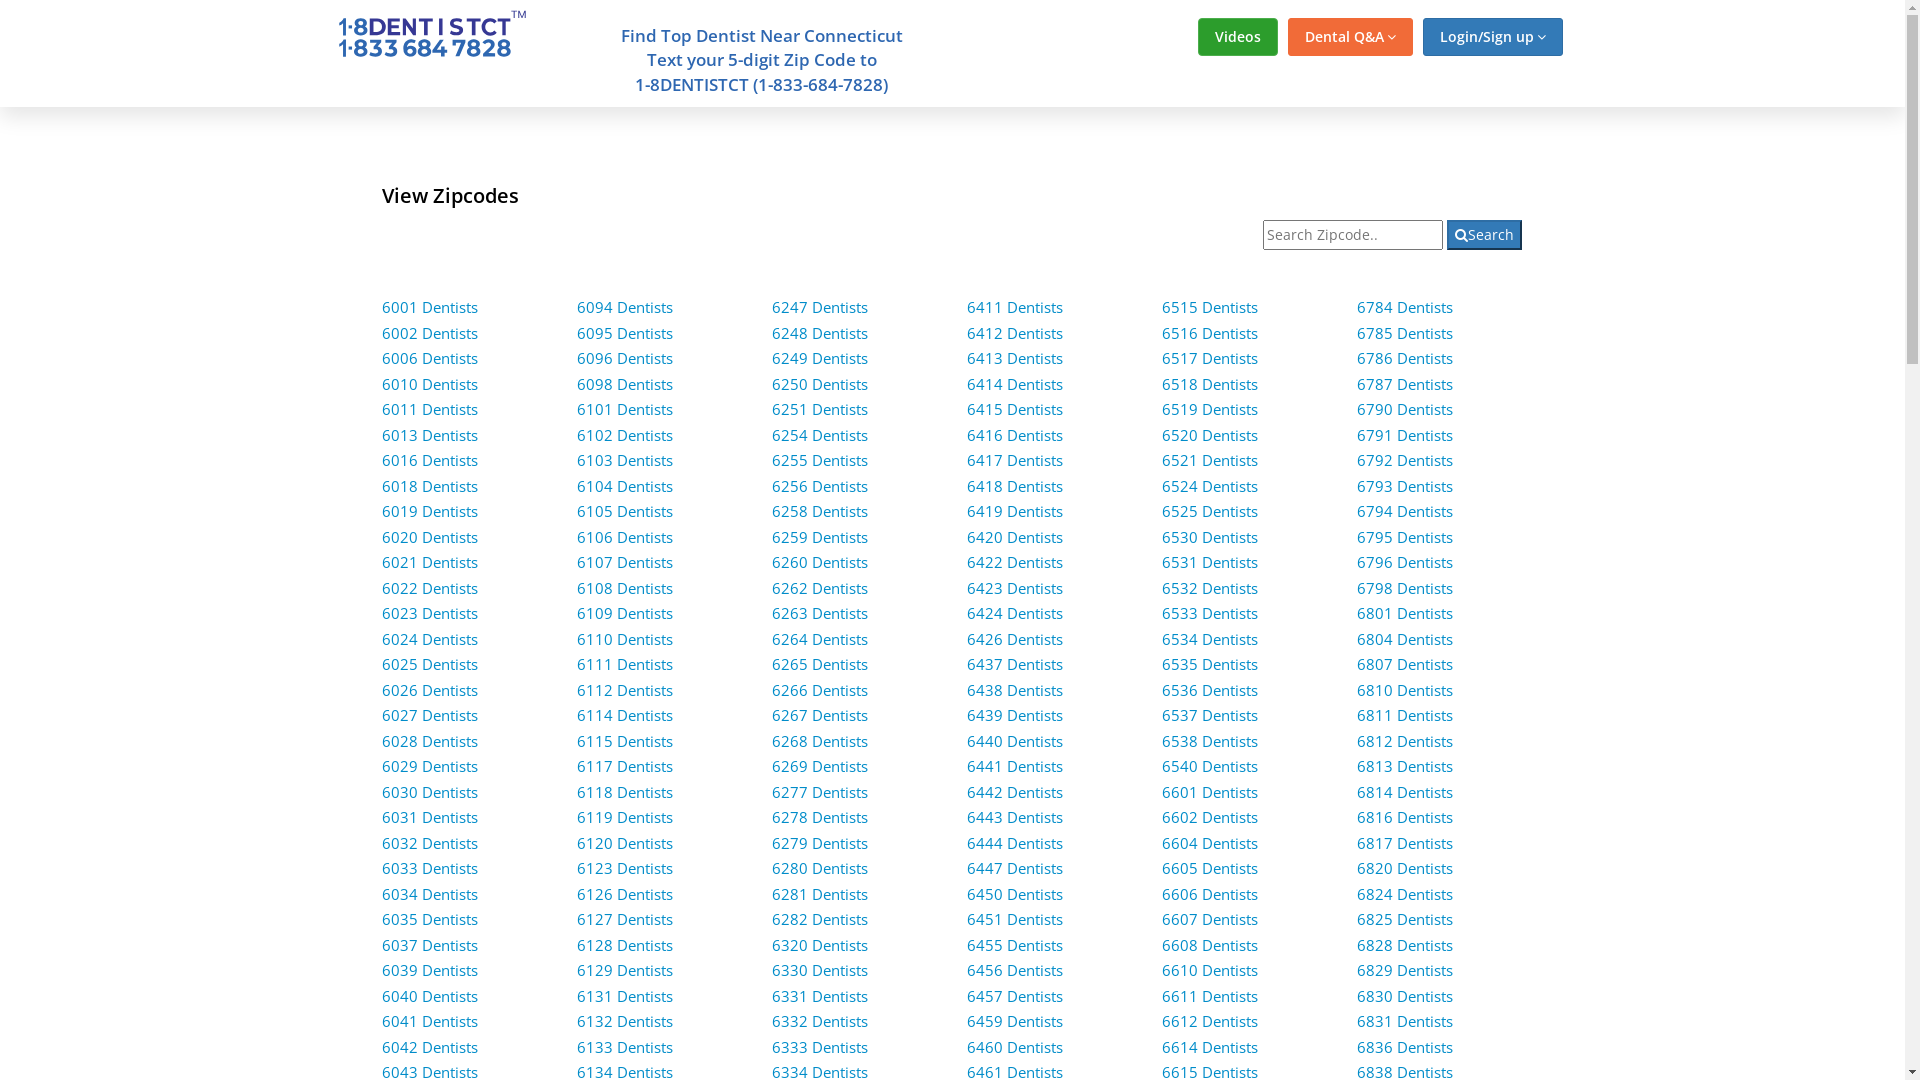 This screenshot has height=1080, width=1920. Describe the element at coordinates (820, 434) in the screenshot. I see `'6254 Dentists'` at that location.